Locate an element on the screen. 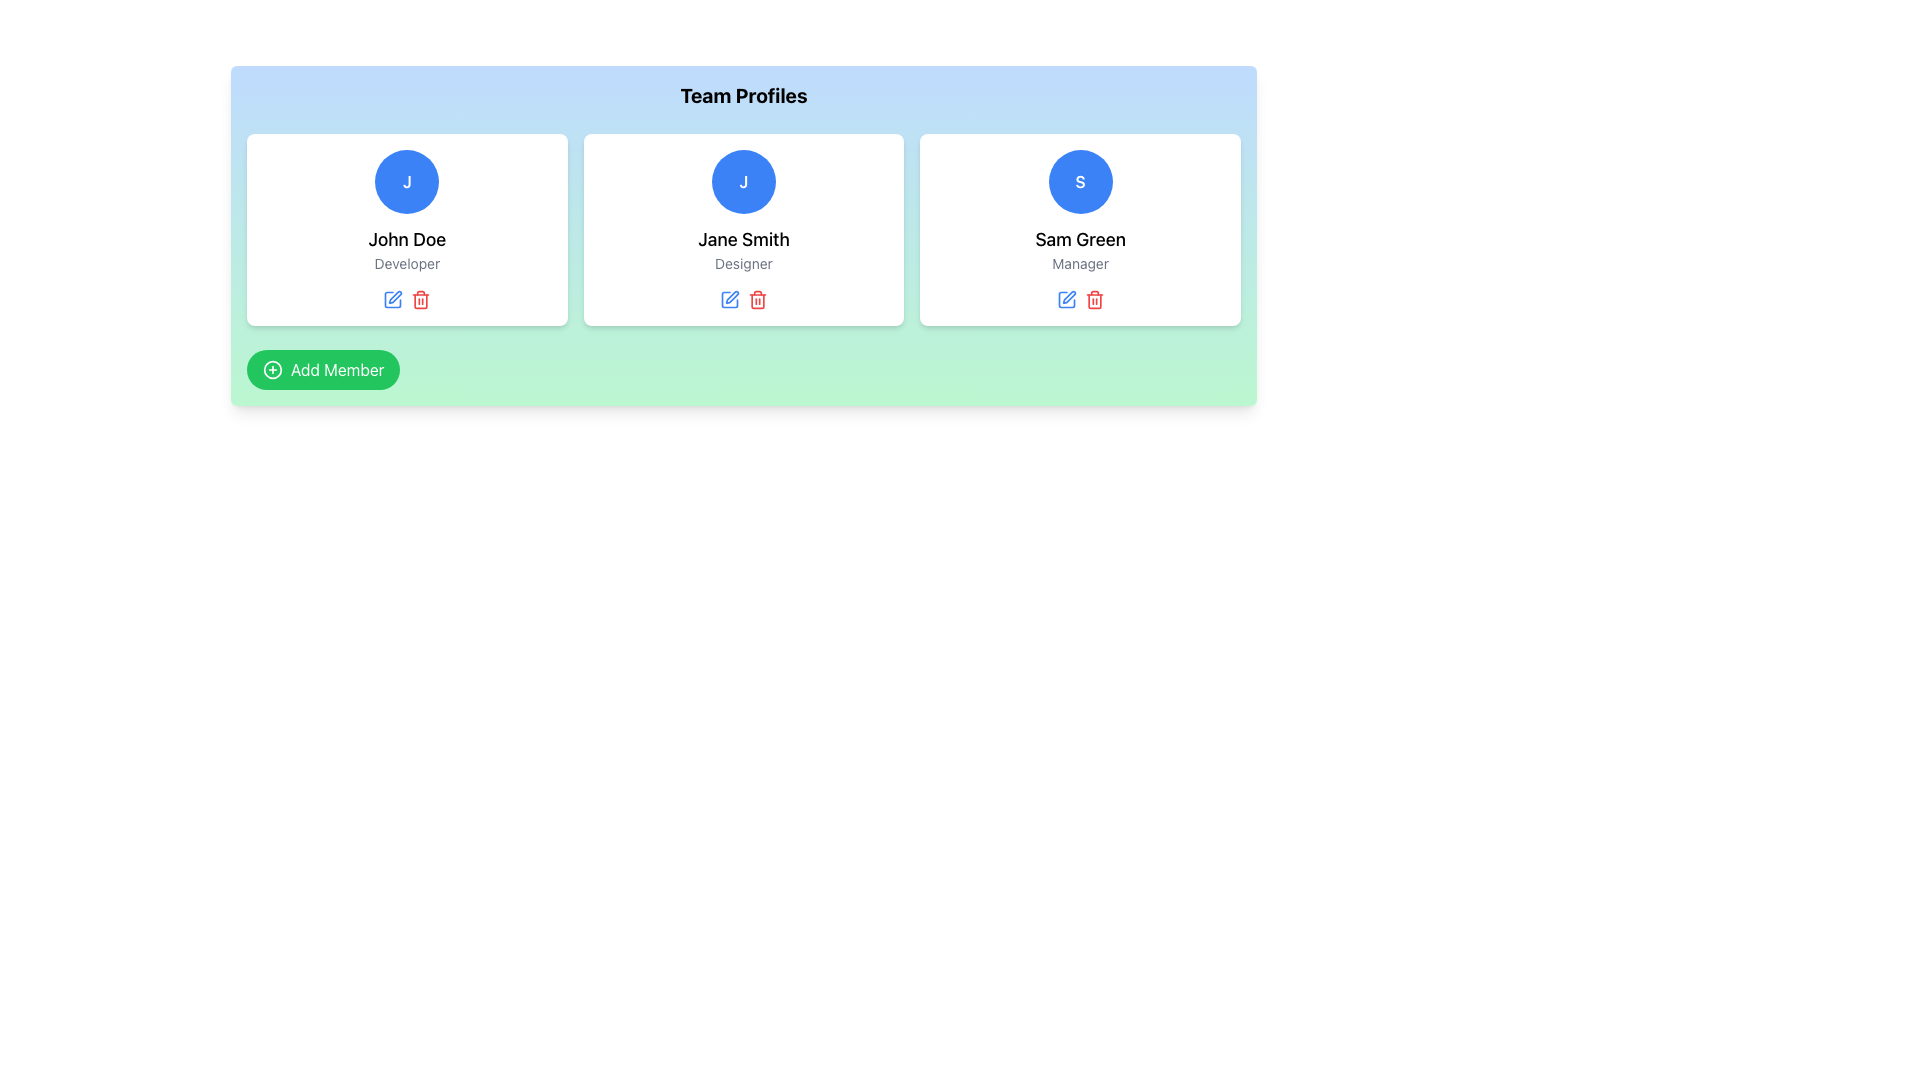  the edit button located in the bottom-left section of the first card under the 'John Doe' profile is located at coordinates (393, 300).